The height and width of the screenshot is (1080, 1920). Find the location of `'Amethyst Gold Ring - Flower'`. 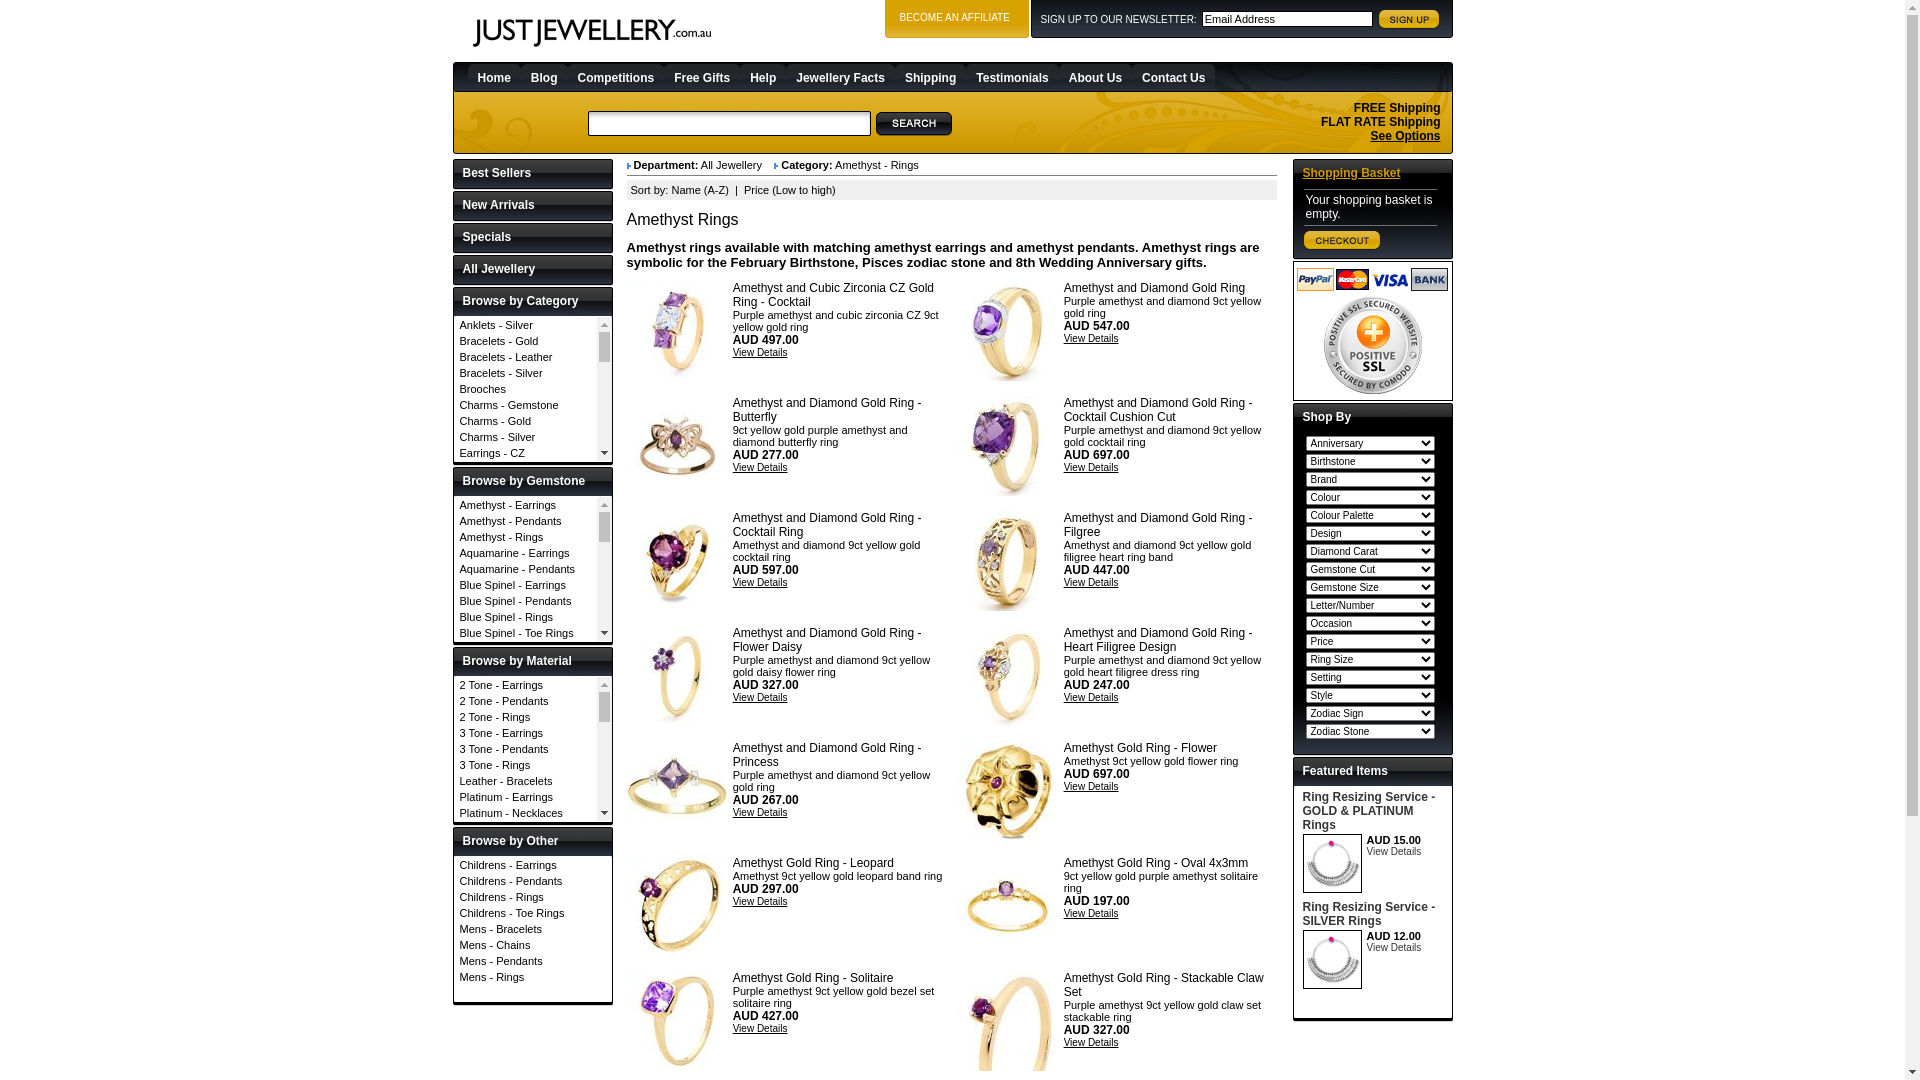

'Amethyst Gold Ring - Flower' is located at coordinates (1008, 789).